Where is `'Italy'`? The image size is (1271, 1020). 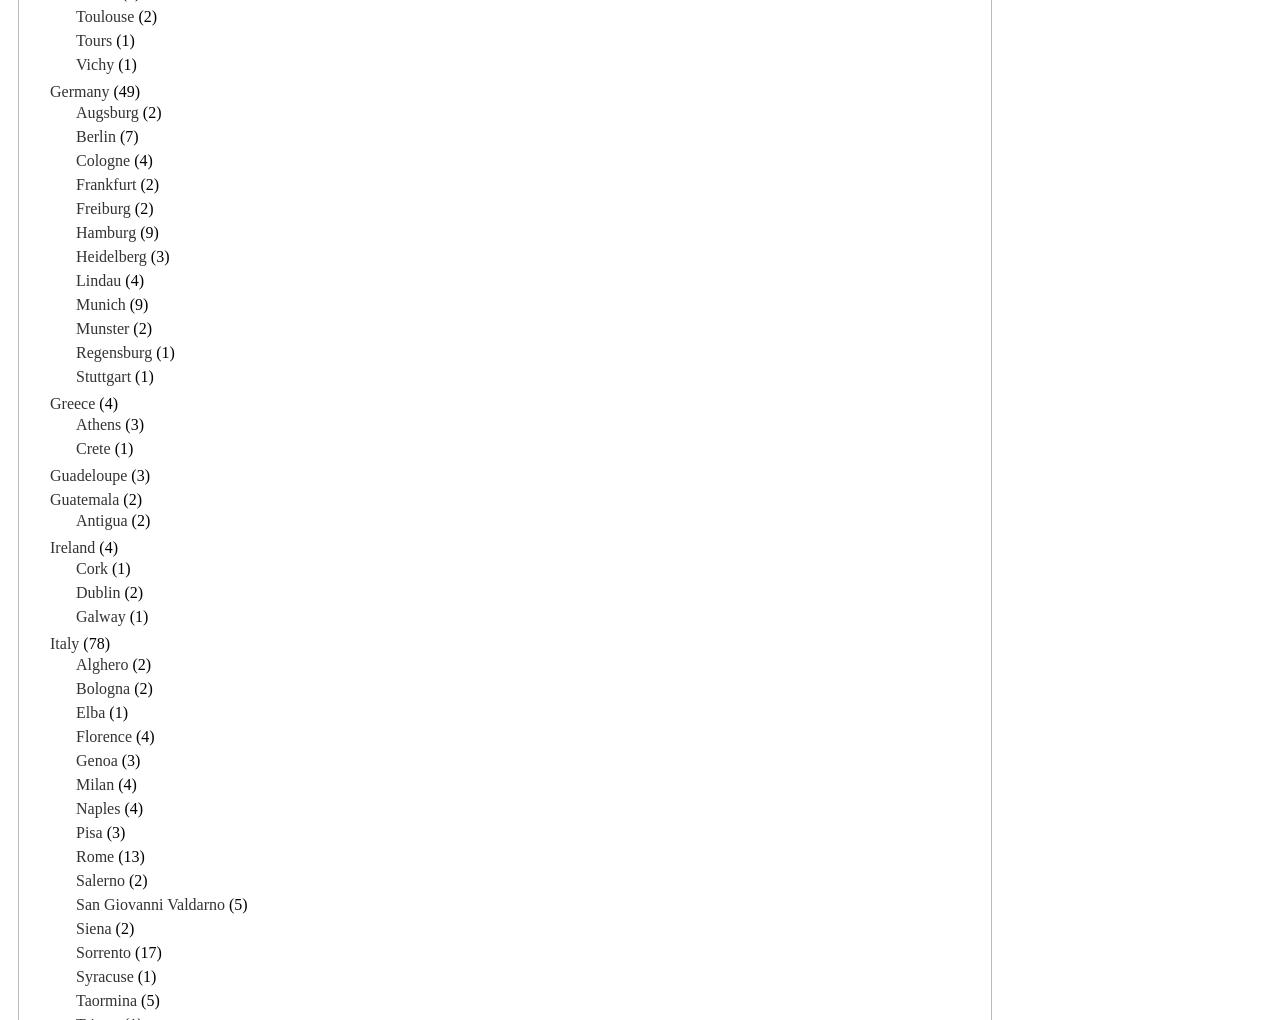
'Italy' is located at coordinates (64, 642).